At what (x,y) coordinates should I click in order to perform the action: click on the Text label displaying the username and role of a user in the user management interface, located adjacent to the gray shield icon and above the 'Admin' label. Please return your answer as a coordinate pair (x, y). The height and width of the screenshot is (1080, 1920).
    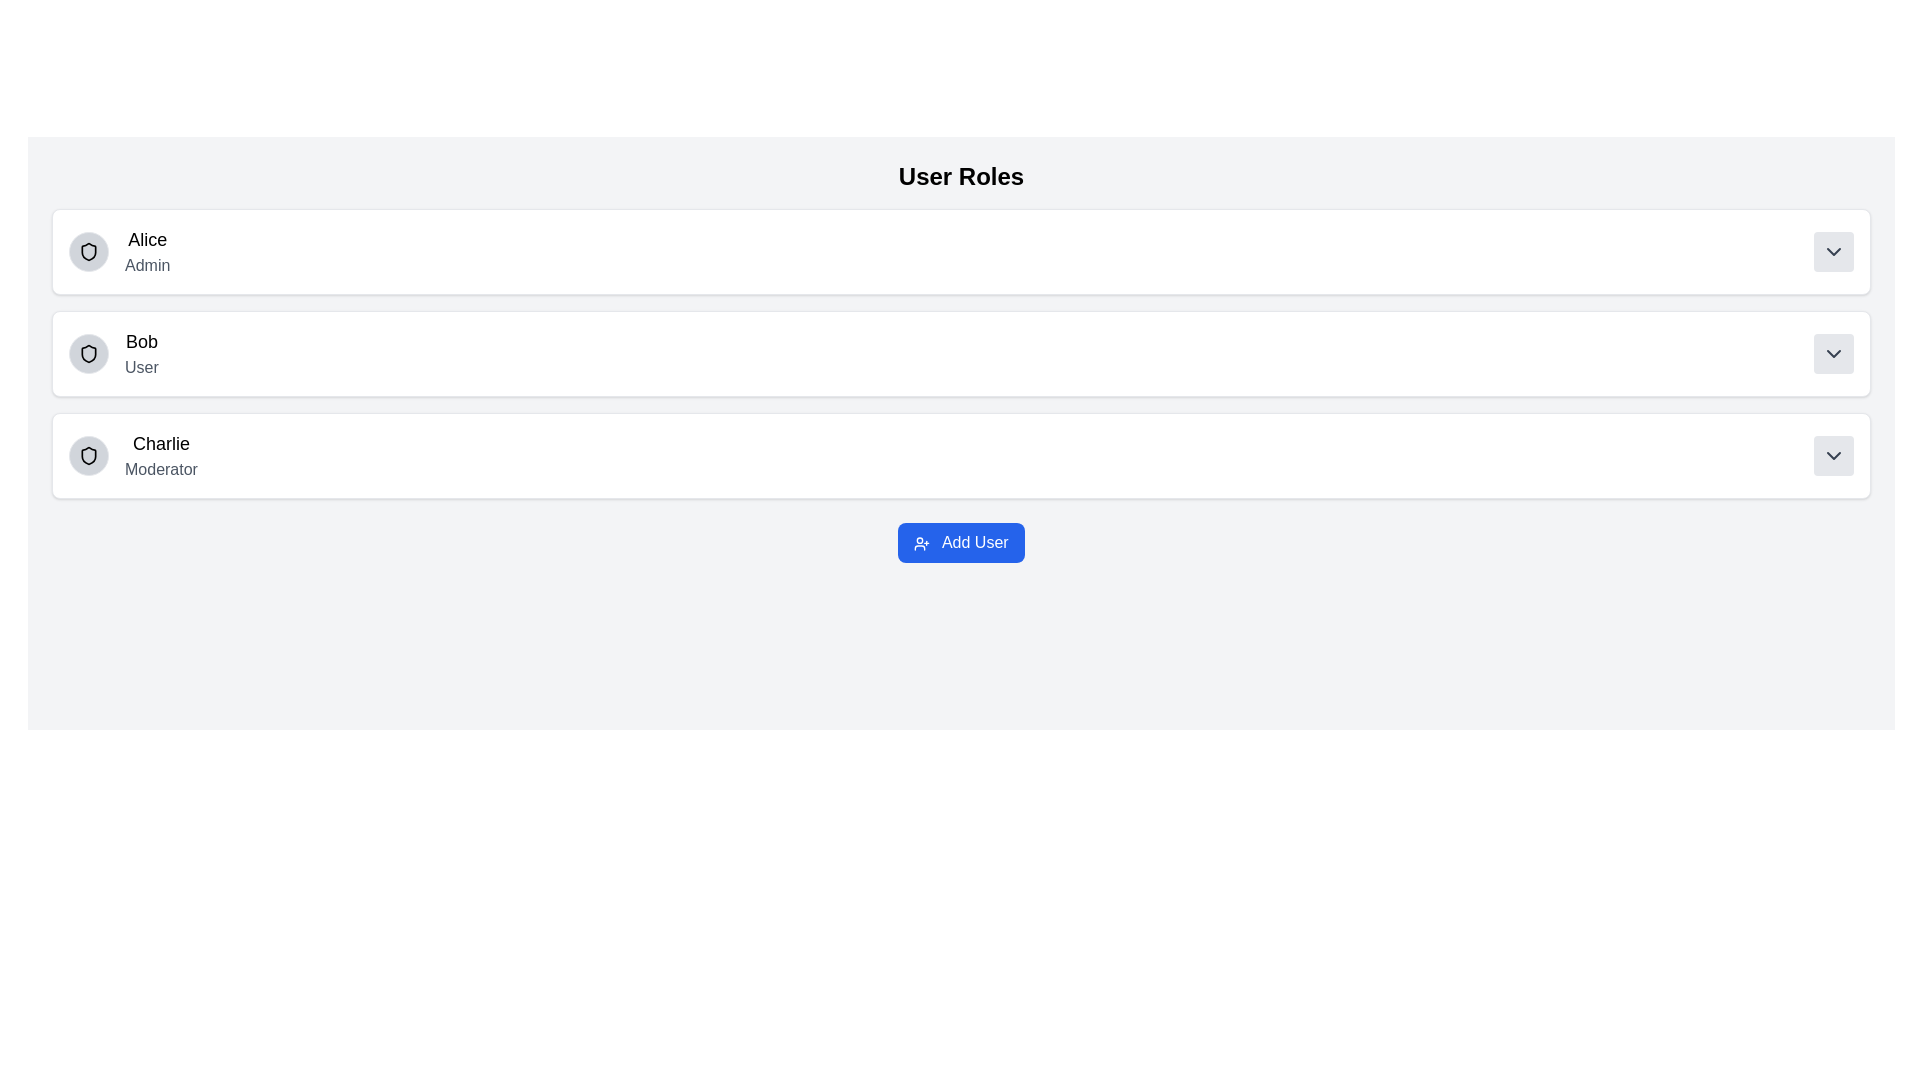
    Looking at the image, I should click on (118, 250).